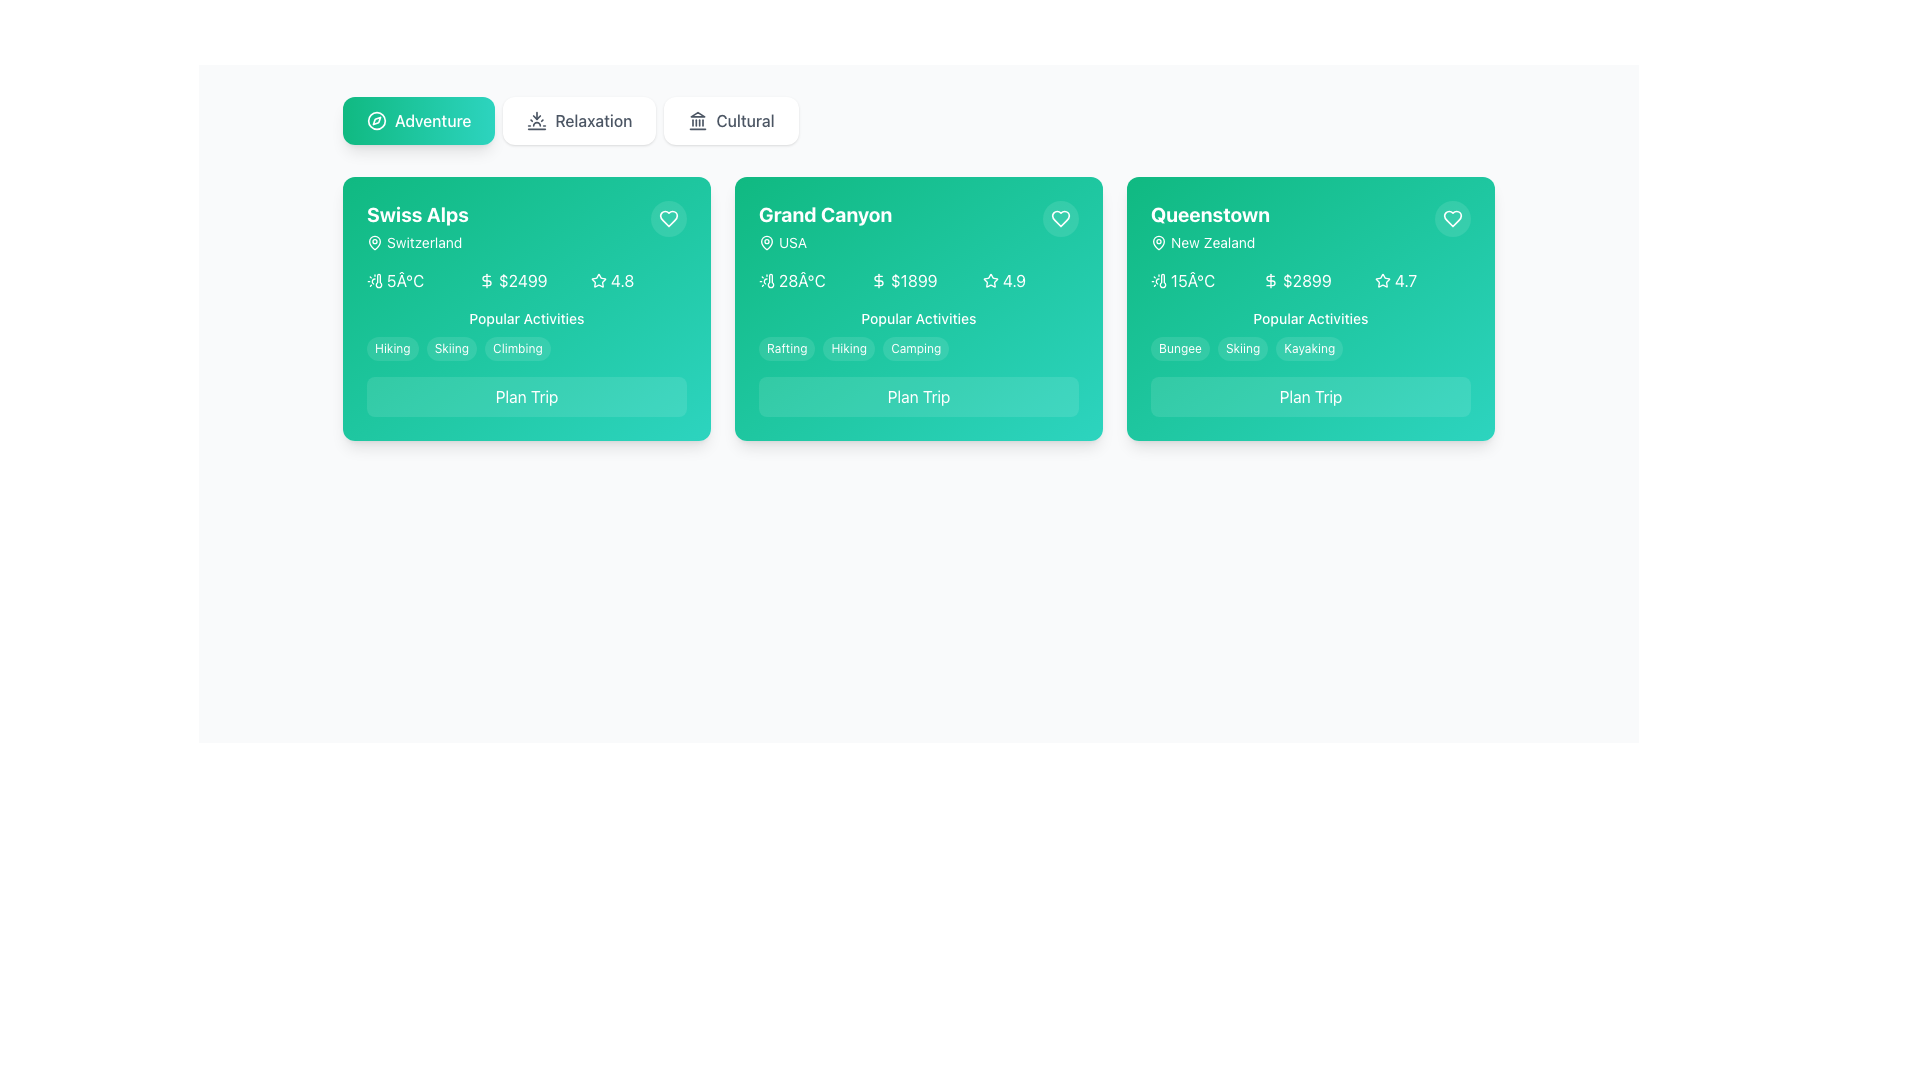 Image resolution: width=1920 pixels, height=1080 pixels. Describe the element at coordinates (698, 120) in the screenshot. I see `the SVG icon representing a landmark next to the 'Cultural' text in the top navigation bar` at that location.